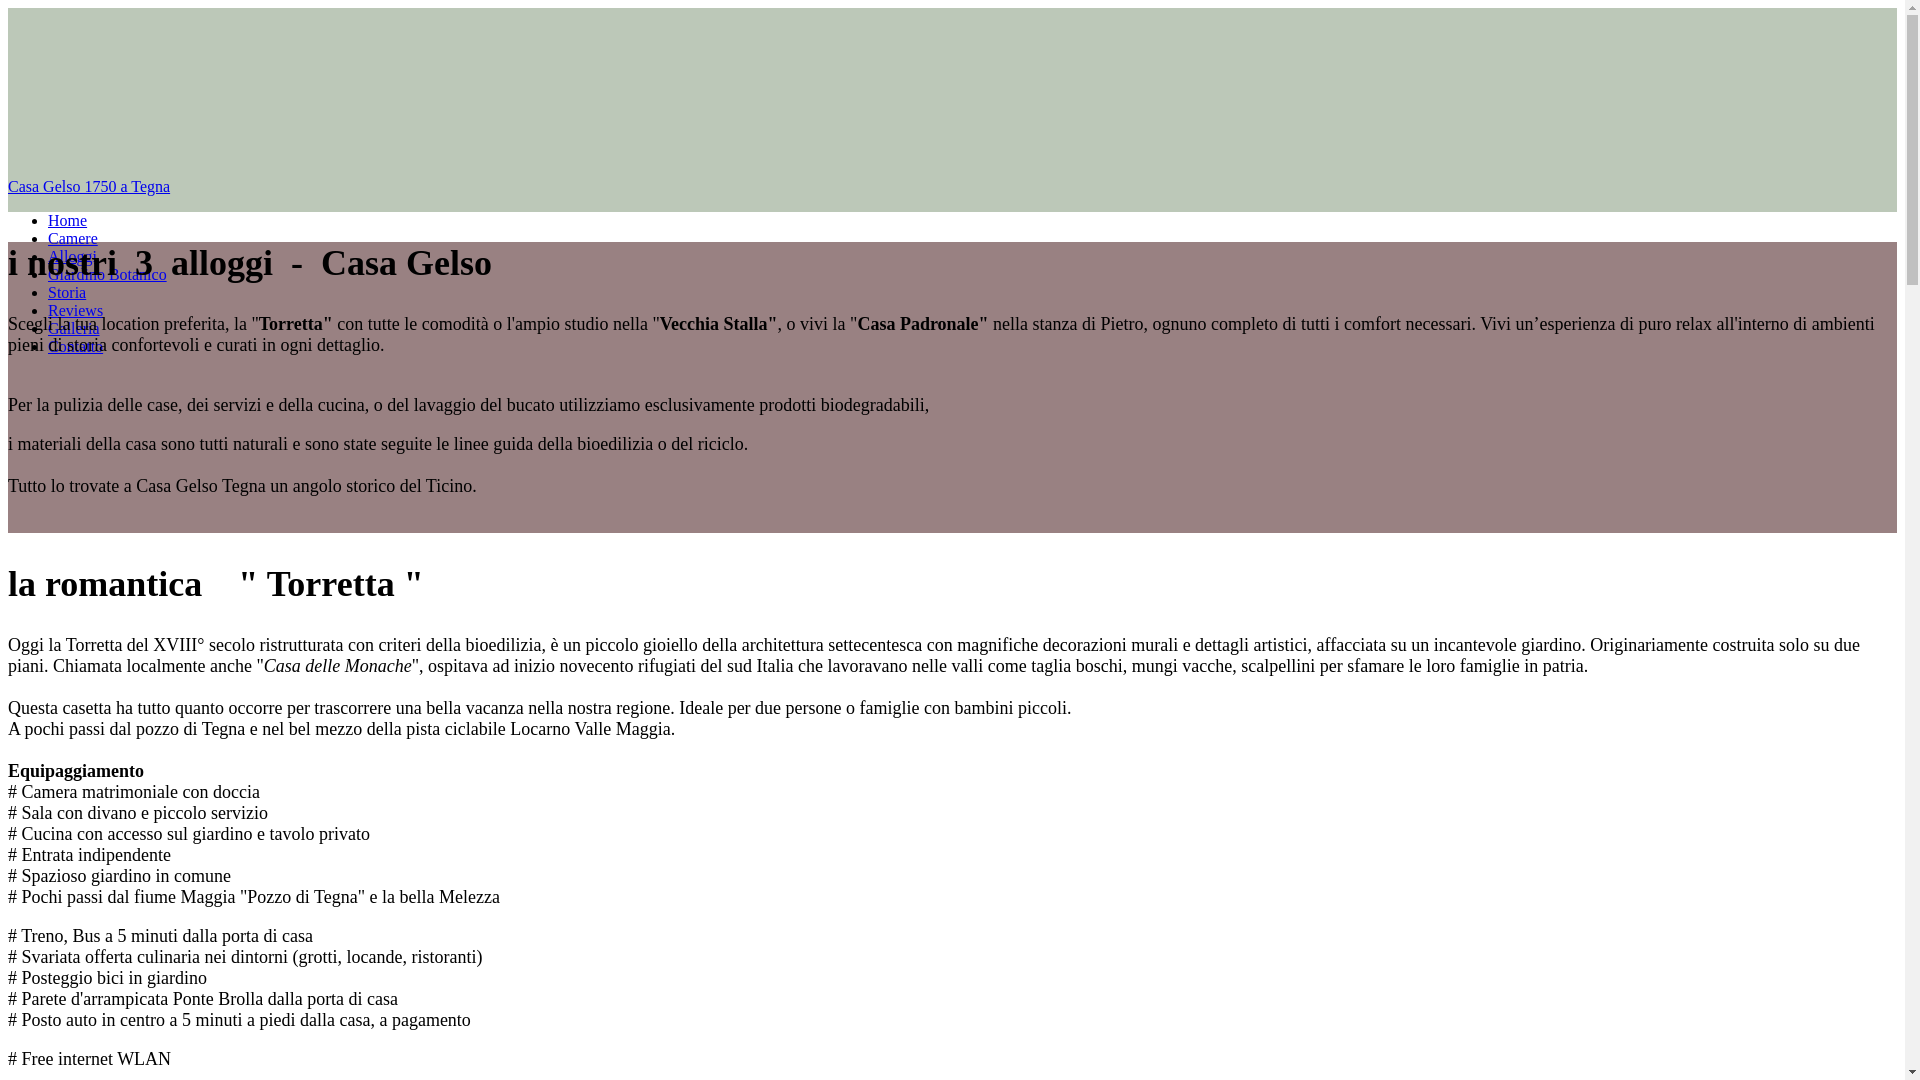  I want to click on 'Giardino Botanico', so click(48, 274).